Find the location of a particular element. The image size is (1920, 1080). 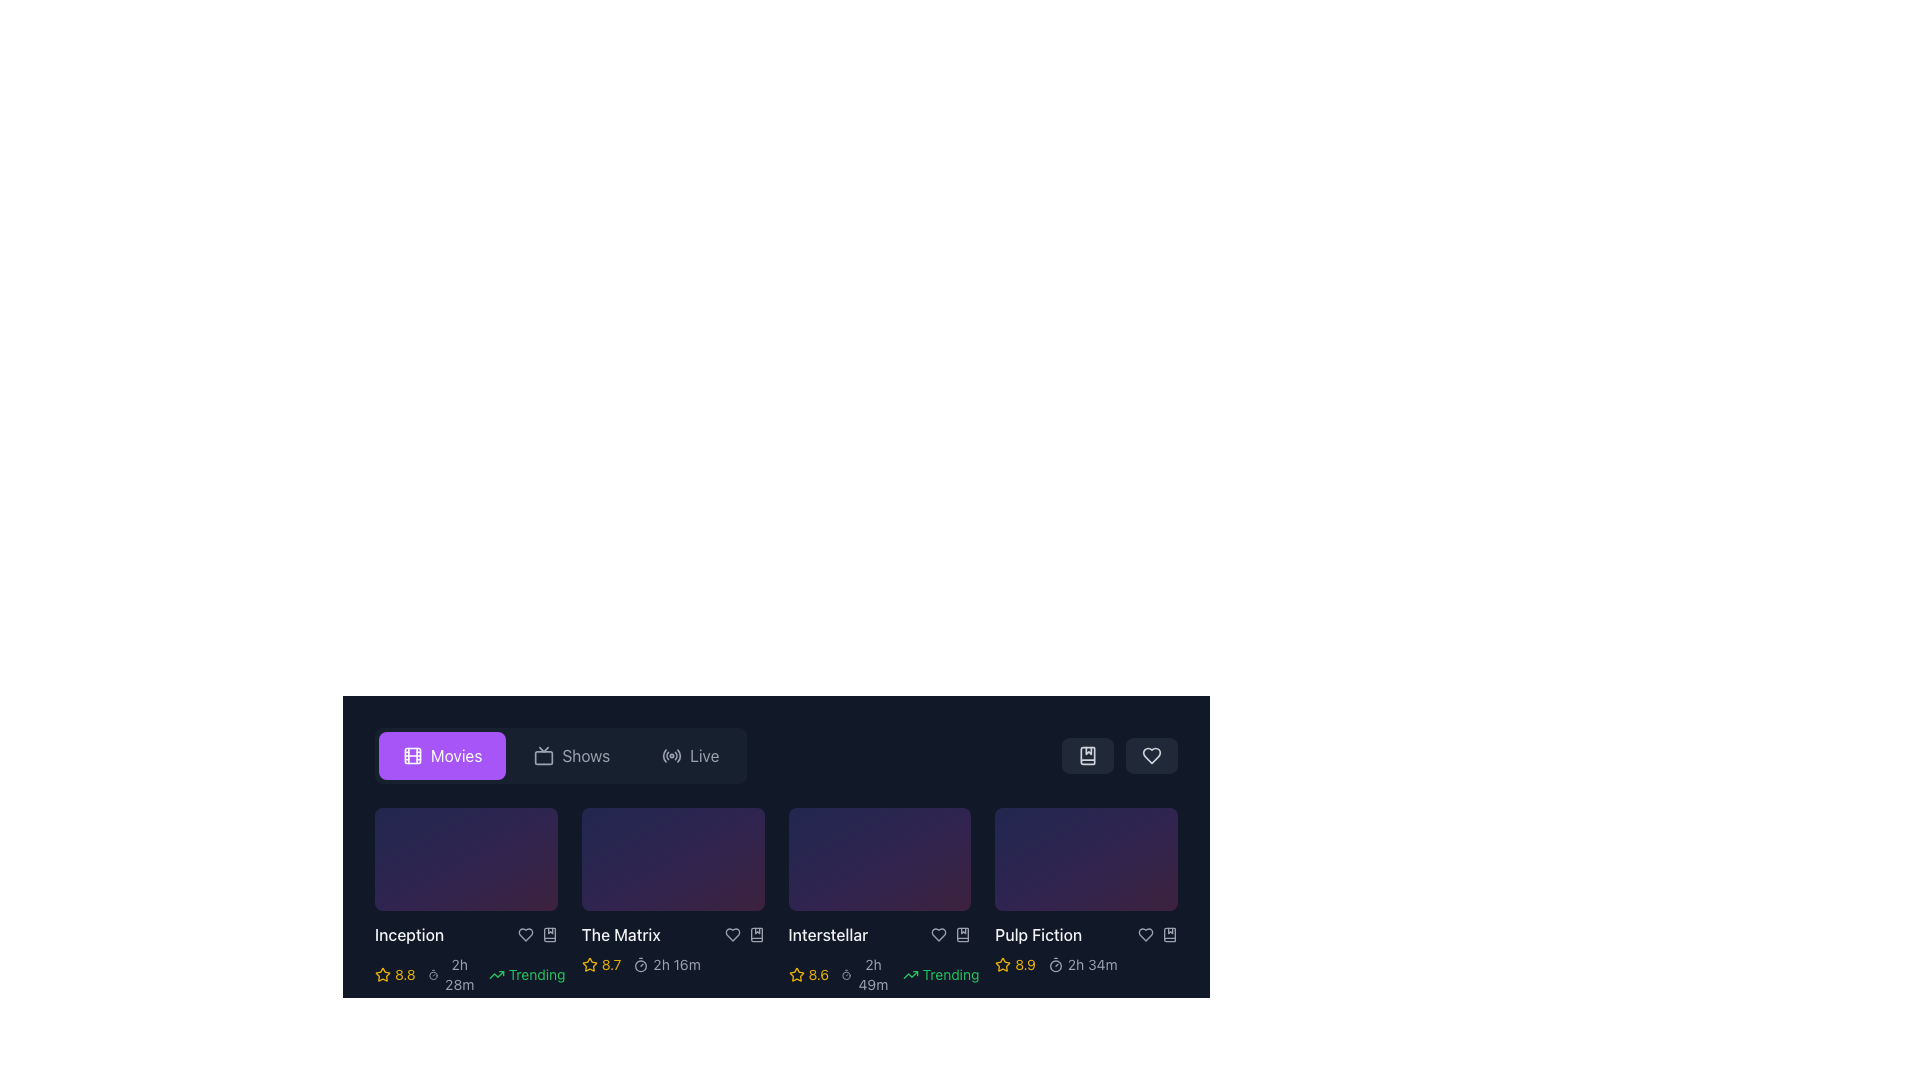

the informational label representing the duration of the movie, located to the right of the yellow star rating ('8.6') and left of the 'Trending' label in the third card of the horizontal list is located at coordinates (865, 973).